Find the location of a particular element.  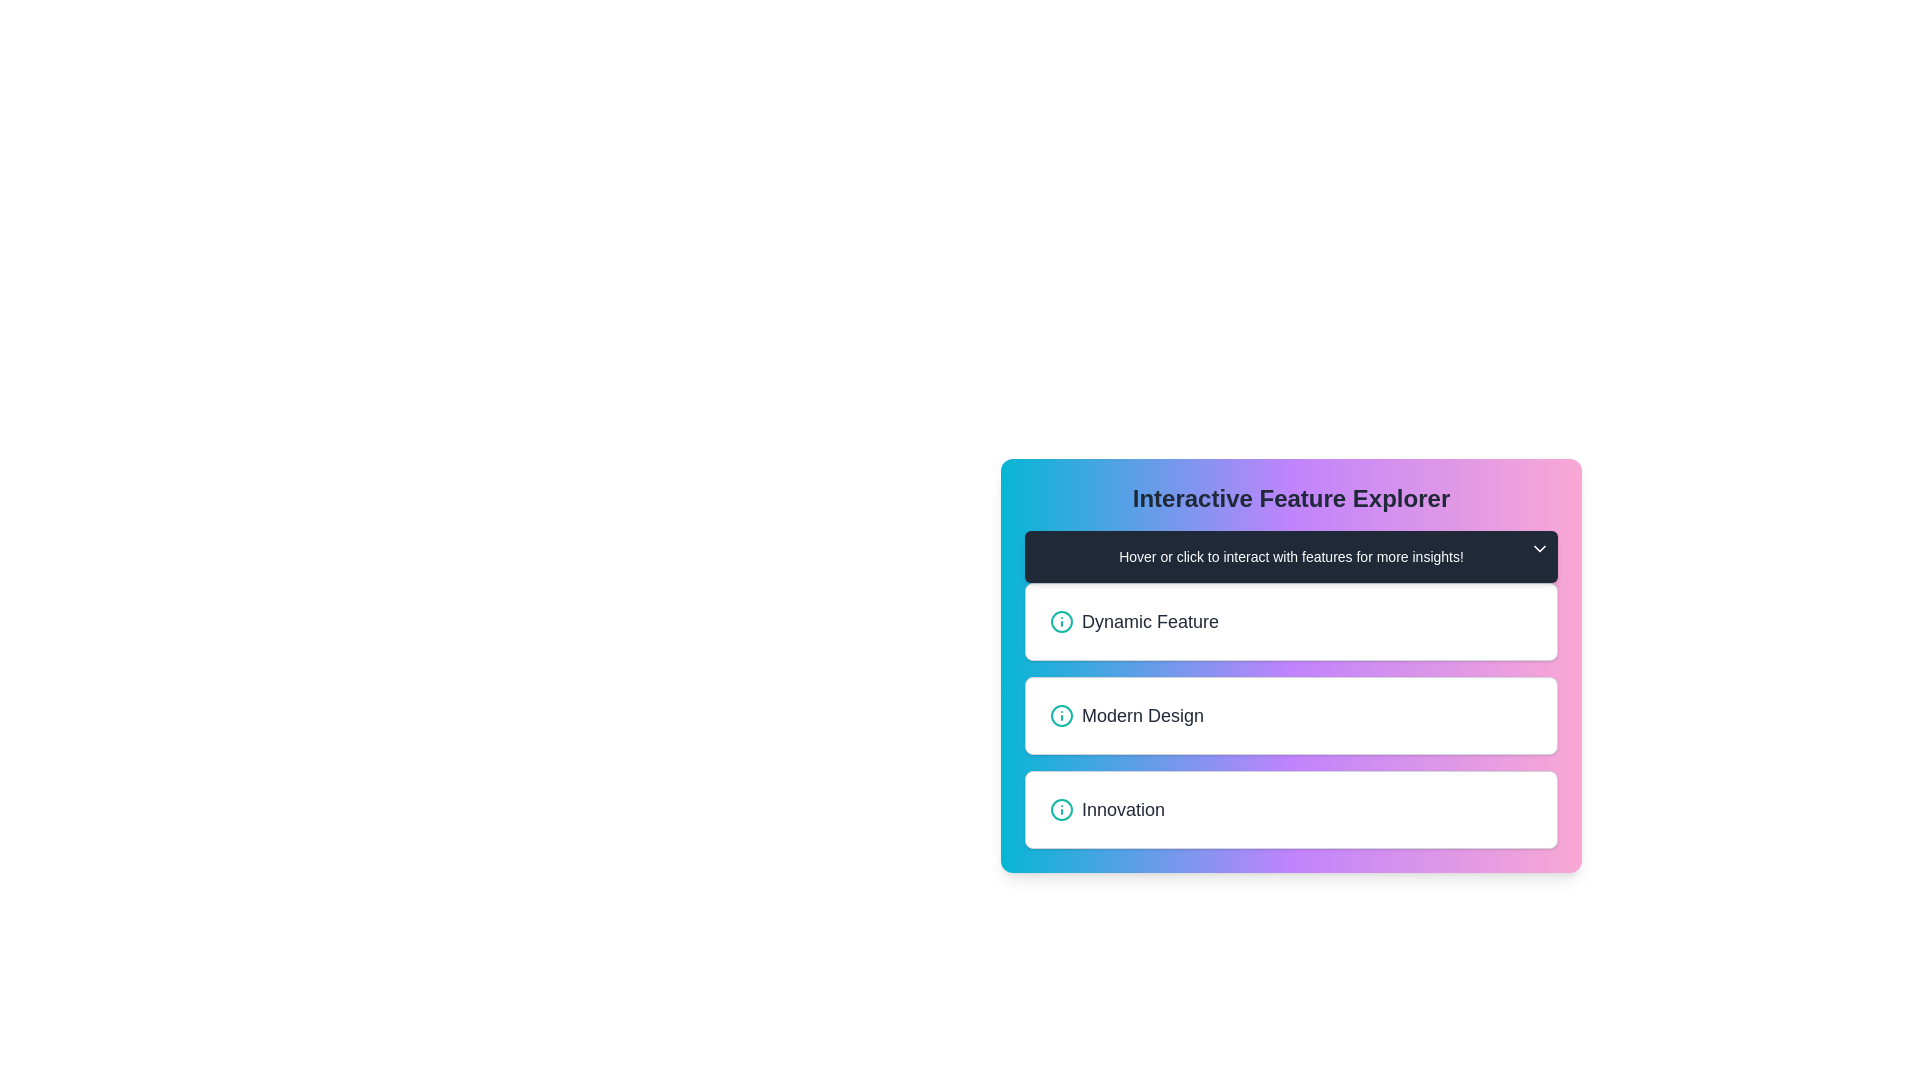

the circle element that is the innermost component of the information icon within the 'Modern Design' button is located at coordinates (1060, 715).